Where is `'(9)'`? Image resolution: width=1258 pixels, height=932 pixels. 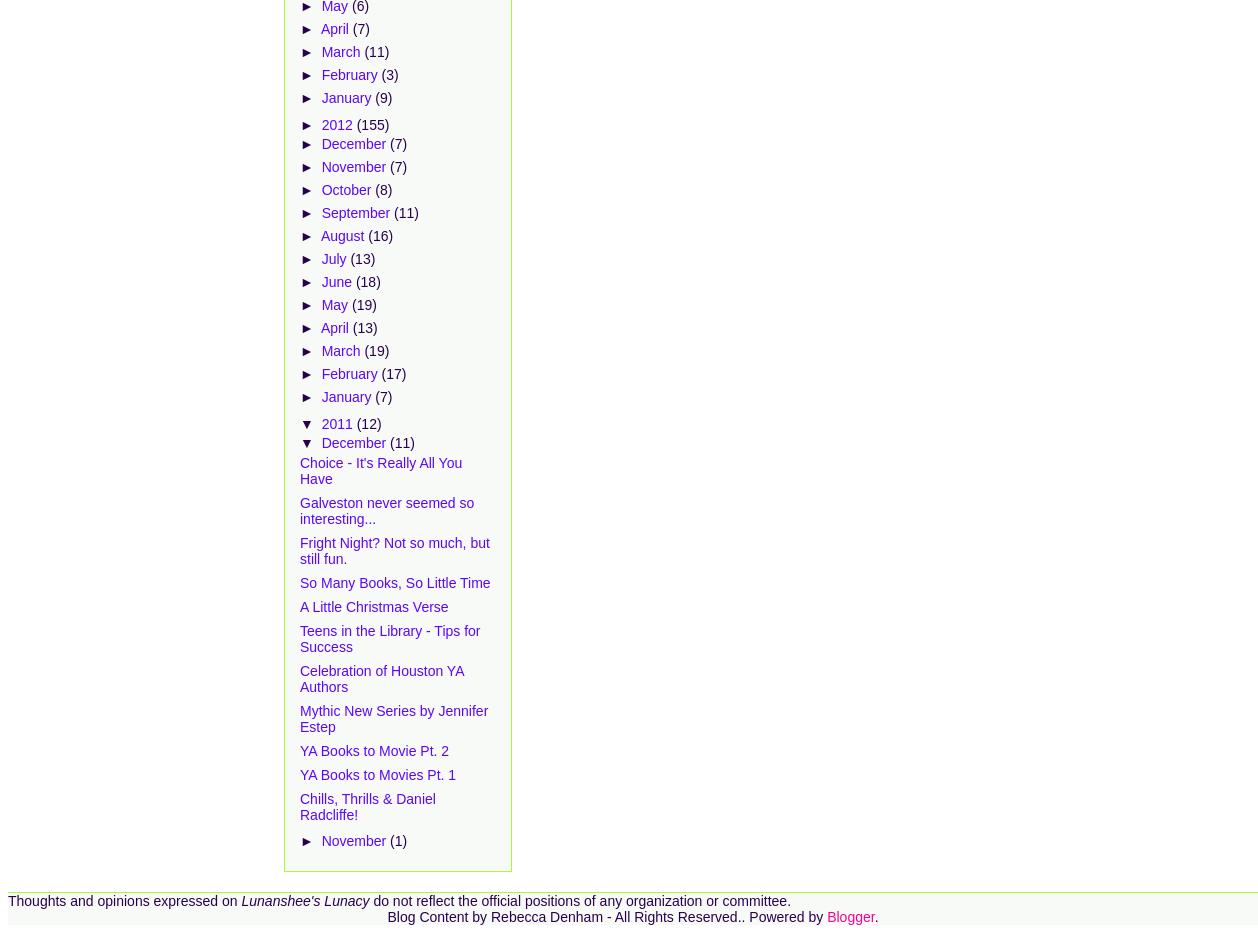 '(9)' is located at coordinates (382, 98).